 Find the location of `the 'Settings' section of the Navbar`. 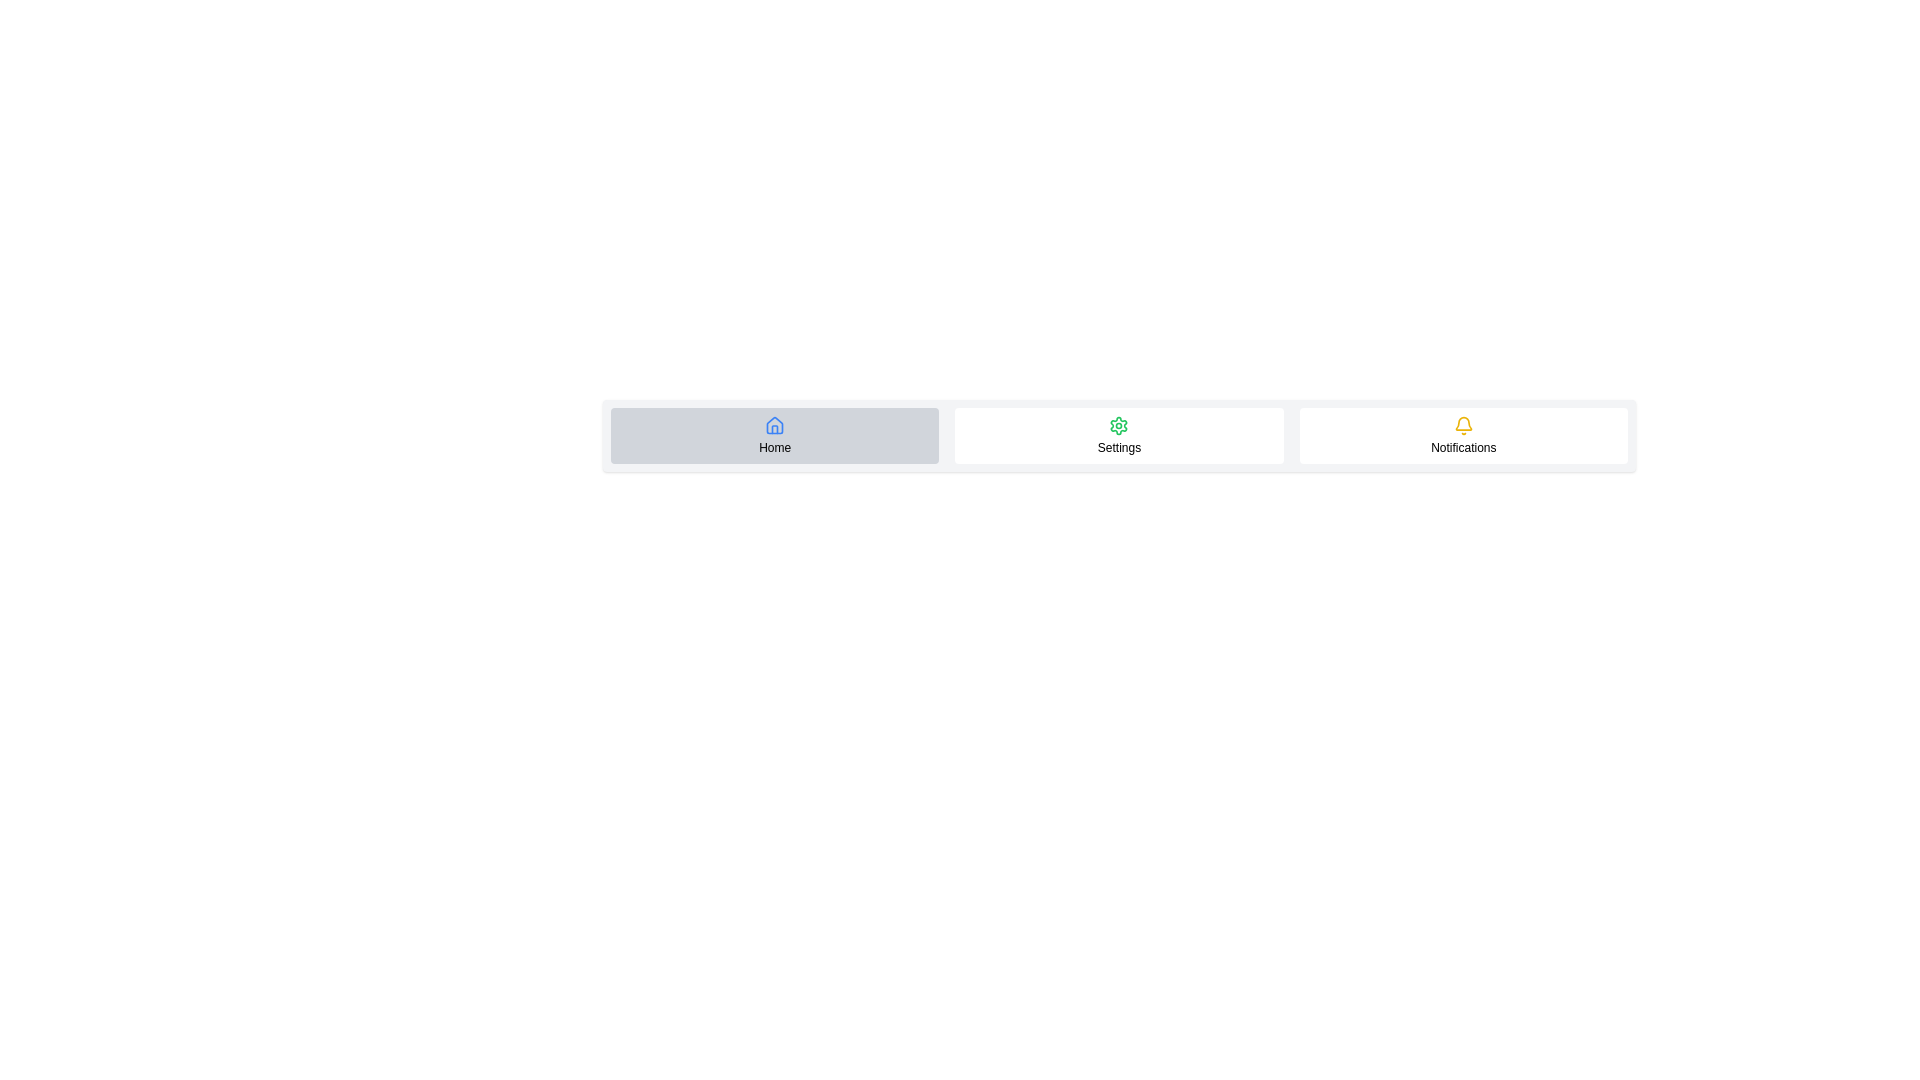

the 'Settings' section of the Navbar is located at coordinates (1118, 434).